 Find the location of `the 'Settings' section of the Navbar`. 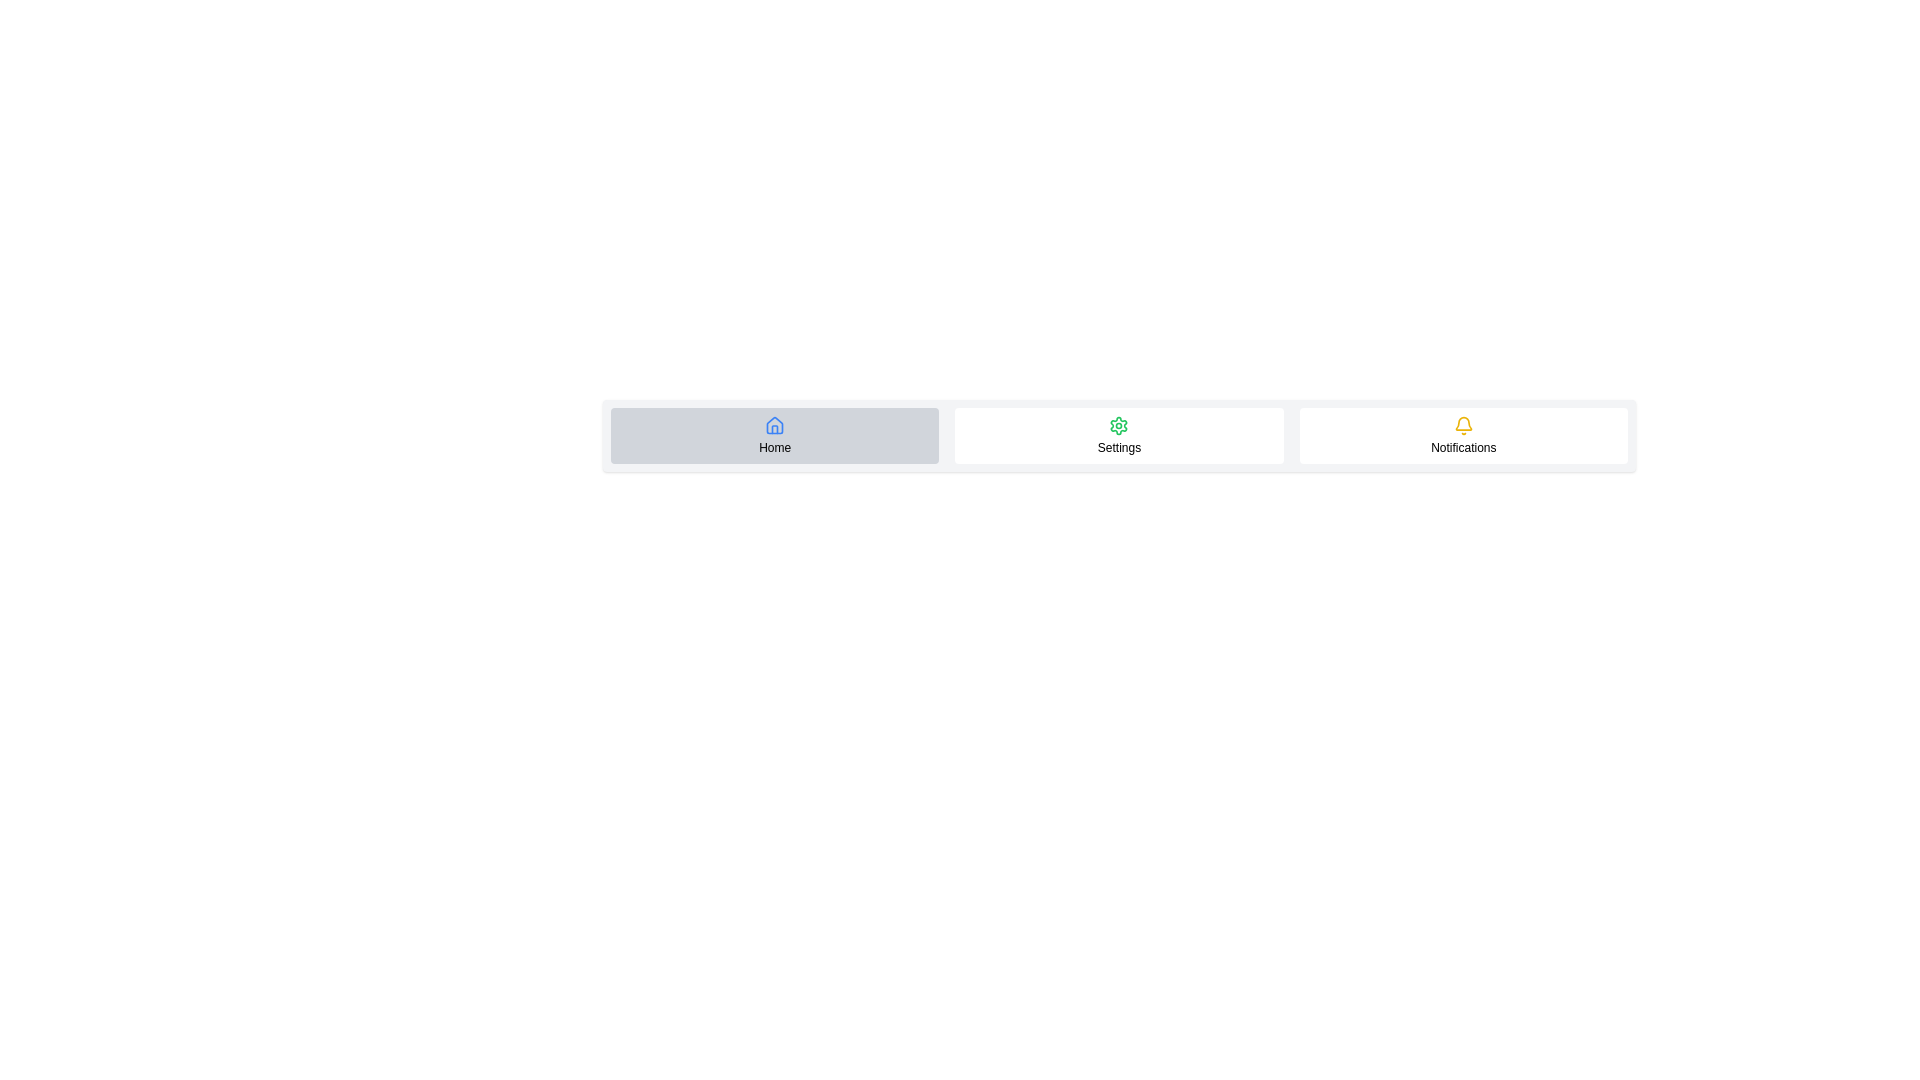

the 'Settings' section of the Navbar is located at coordinates (1118, 434).